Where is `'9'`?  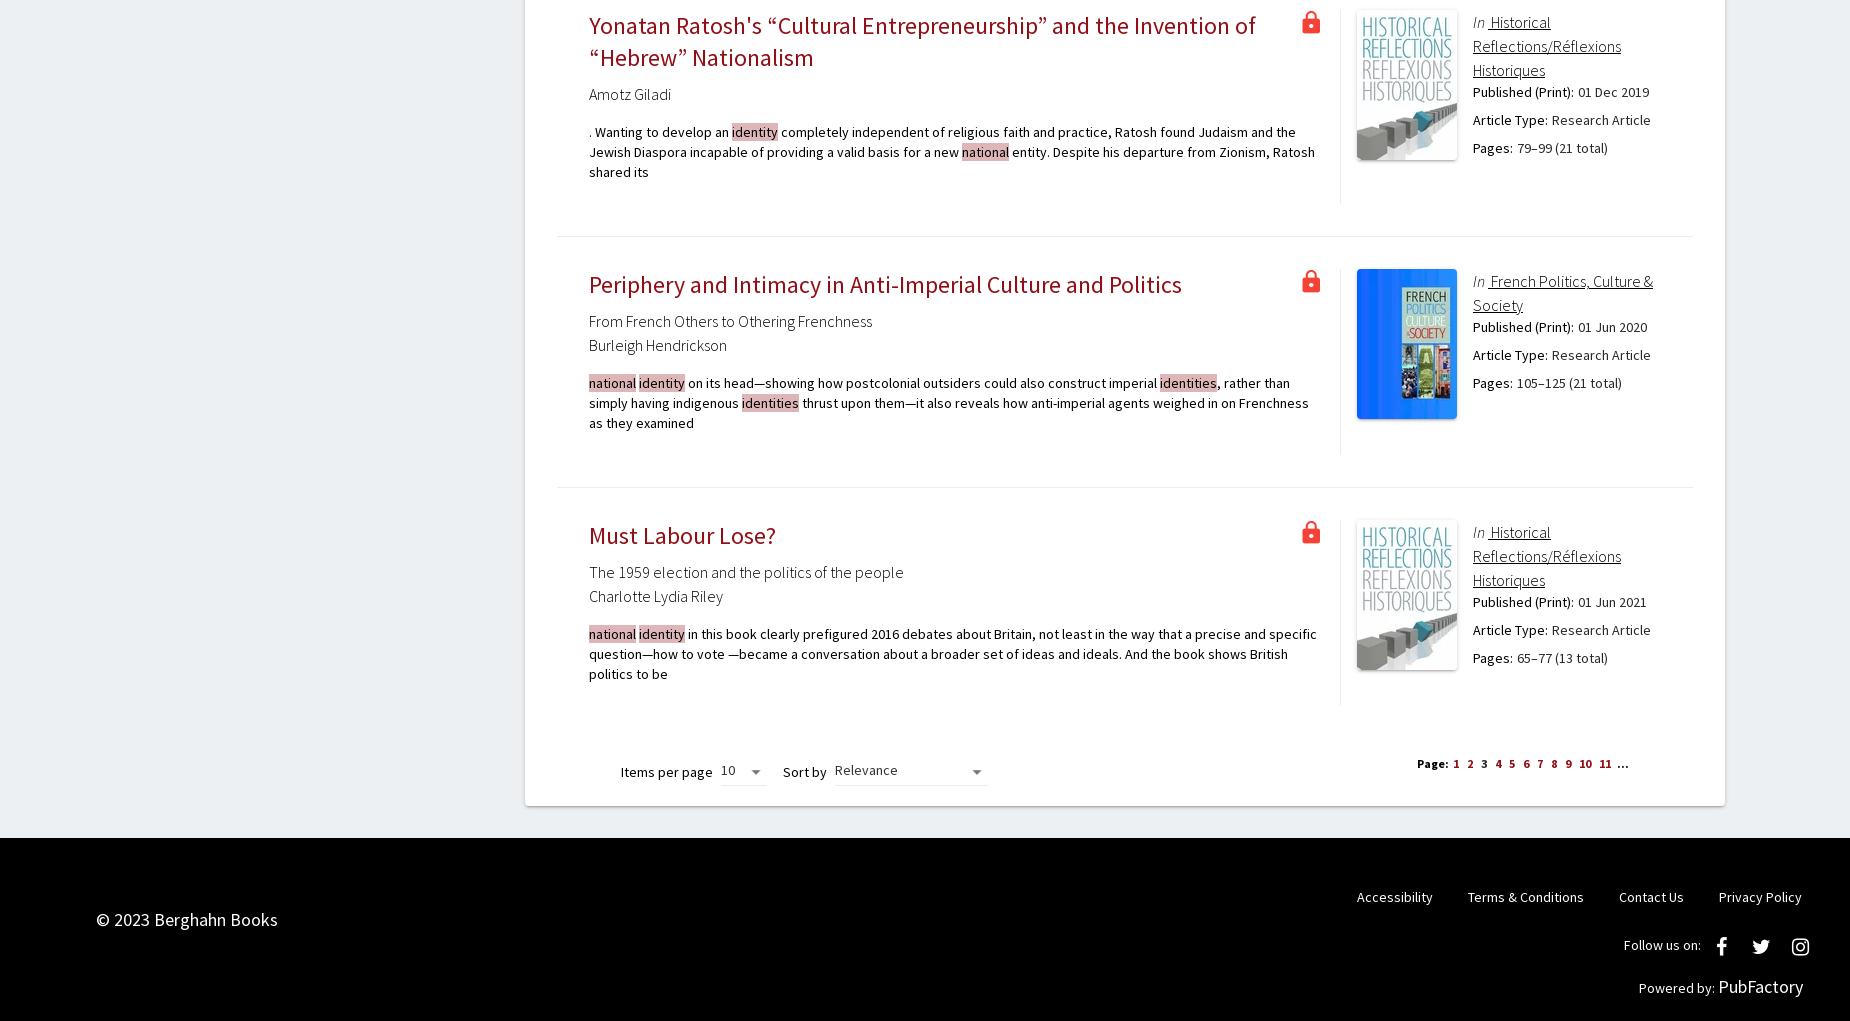 '9' is located at coordinates (1564, 763).